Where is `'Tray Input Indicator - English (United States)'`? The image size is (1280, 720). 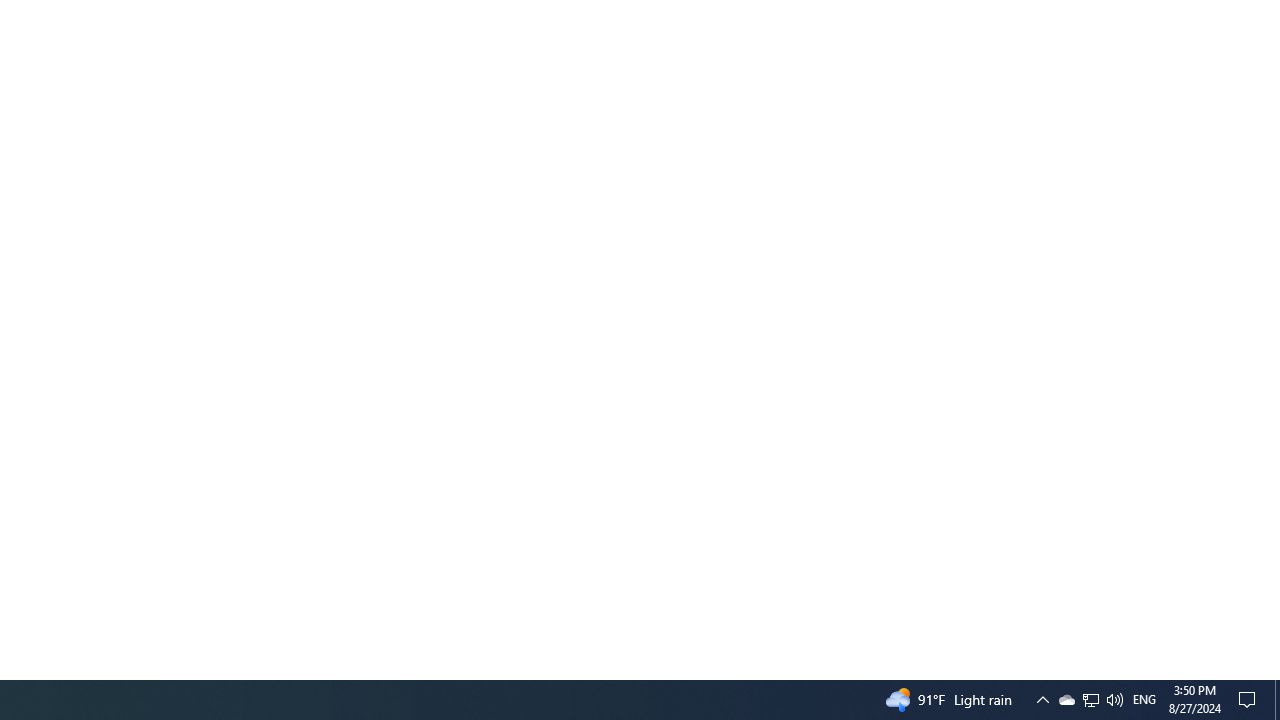
'Tray Input Indicator - English (United States)' is located at coordinates (1113, 698).